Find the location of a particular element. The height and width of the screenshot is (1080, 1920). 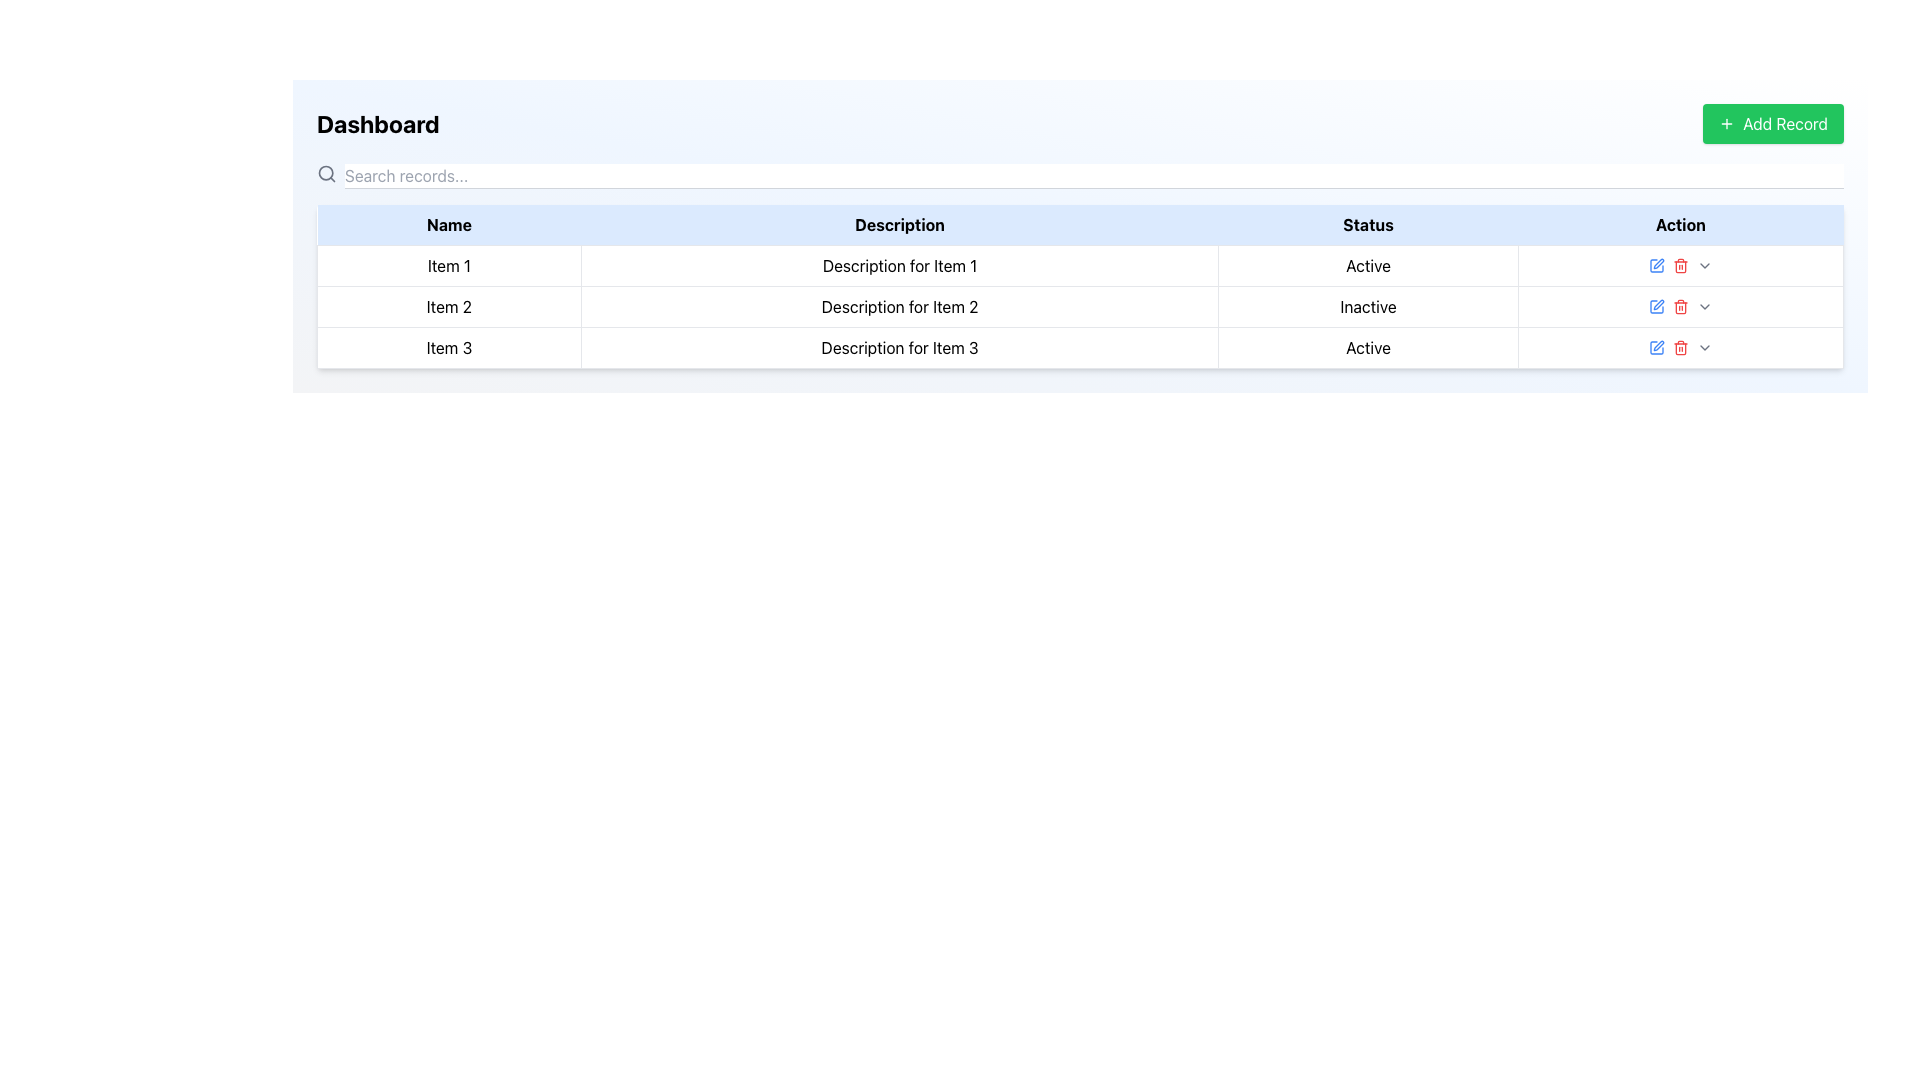

the text label displaying 'Action', which is the last of four horizontally aligned header labels, positioned to the far-right of the header bar above the grid is located at coordinates (1680, 225).